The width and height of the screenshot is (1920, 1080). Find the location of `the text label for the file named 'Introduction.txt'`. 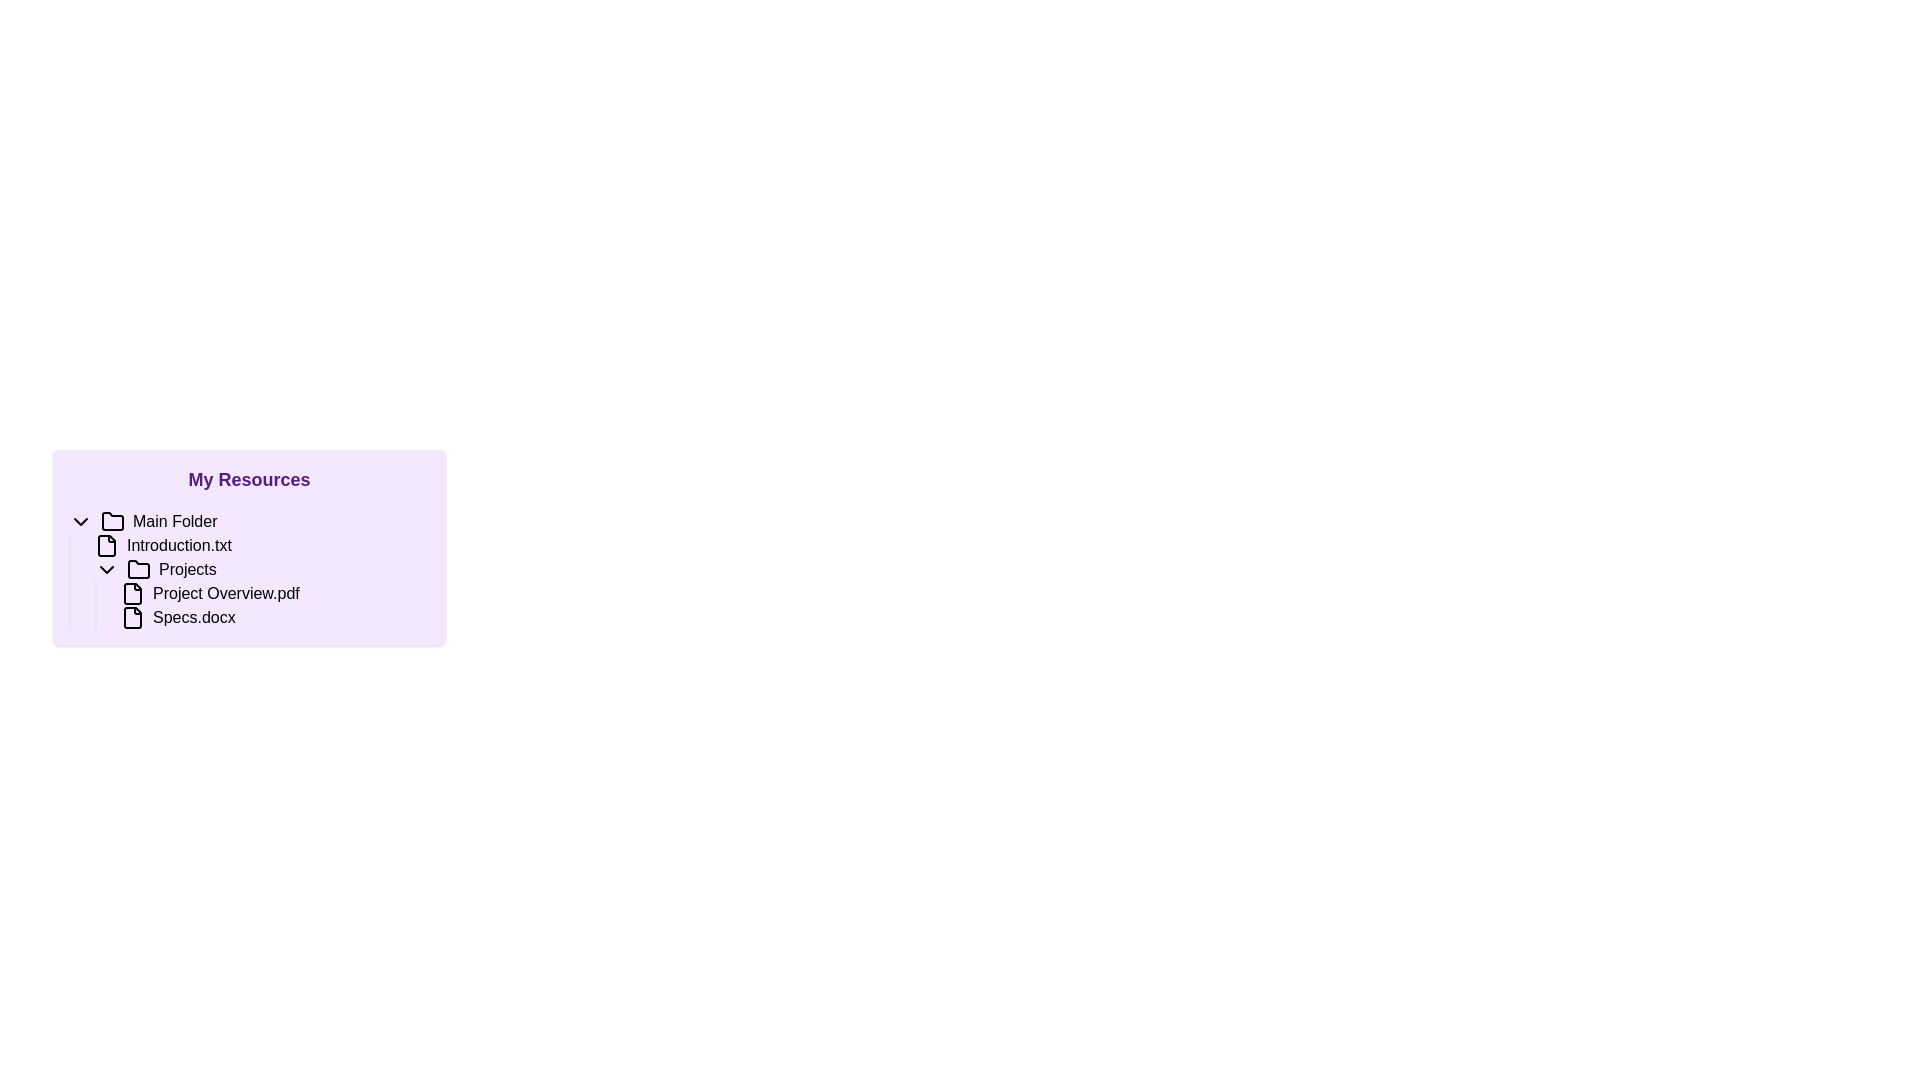

the text label for the file named 'Introduction.txt' is located at coordinates (179, 546).